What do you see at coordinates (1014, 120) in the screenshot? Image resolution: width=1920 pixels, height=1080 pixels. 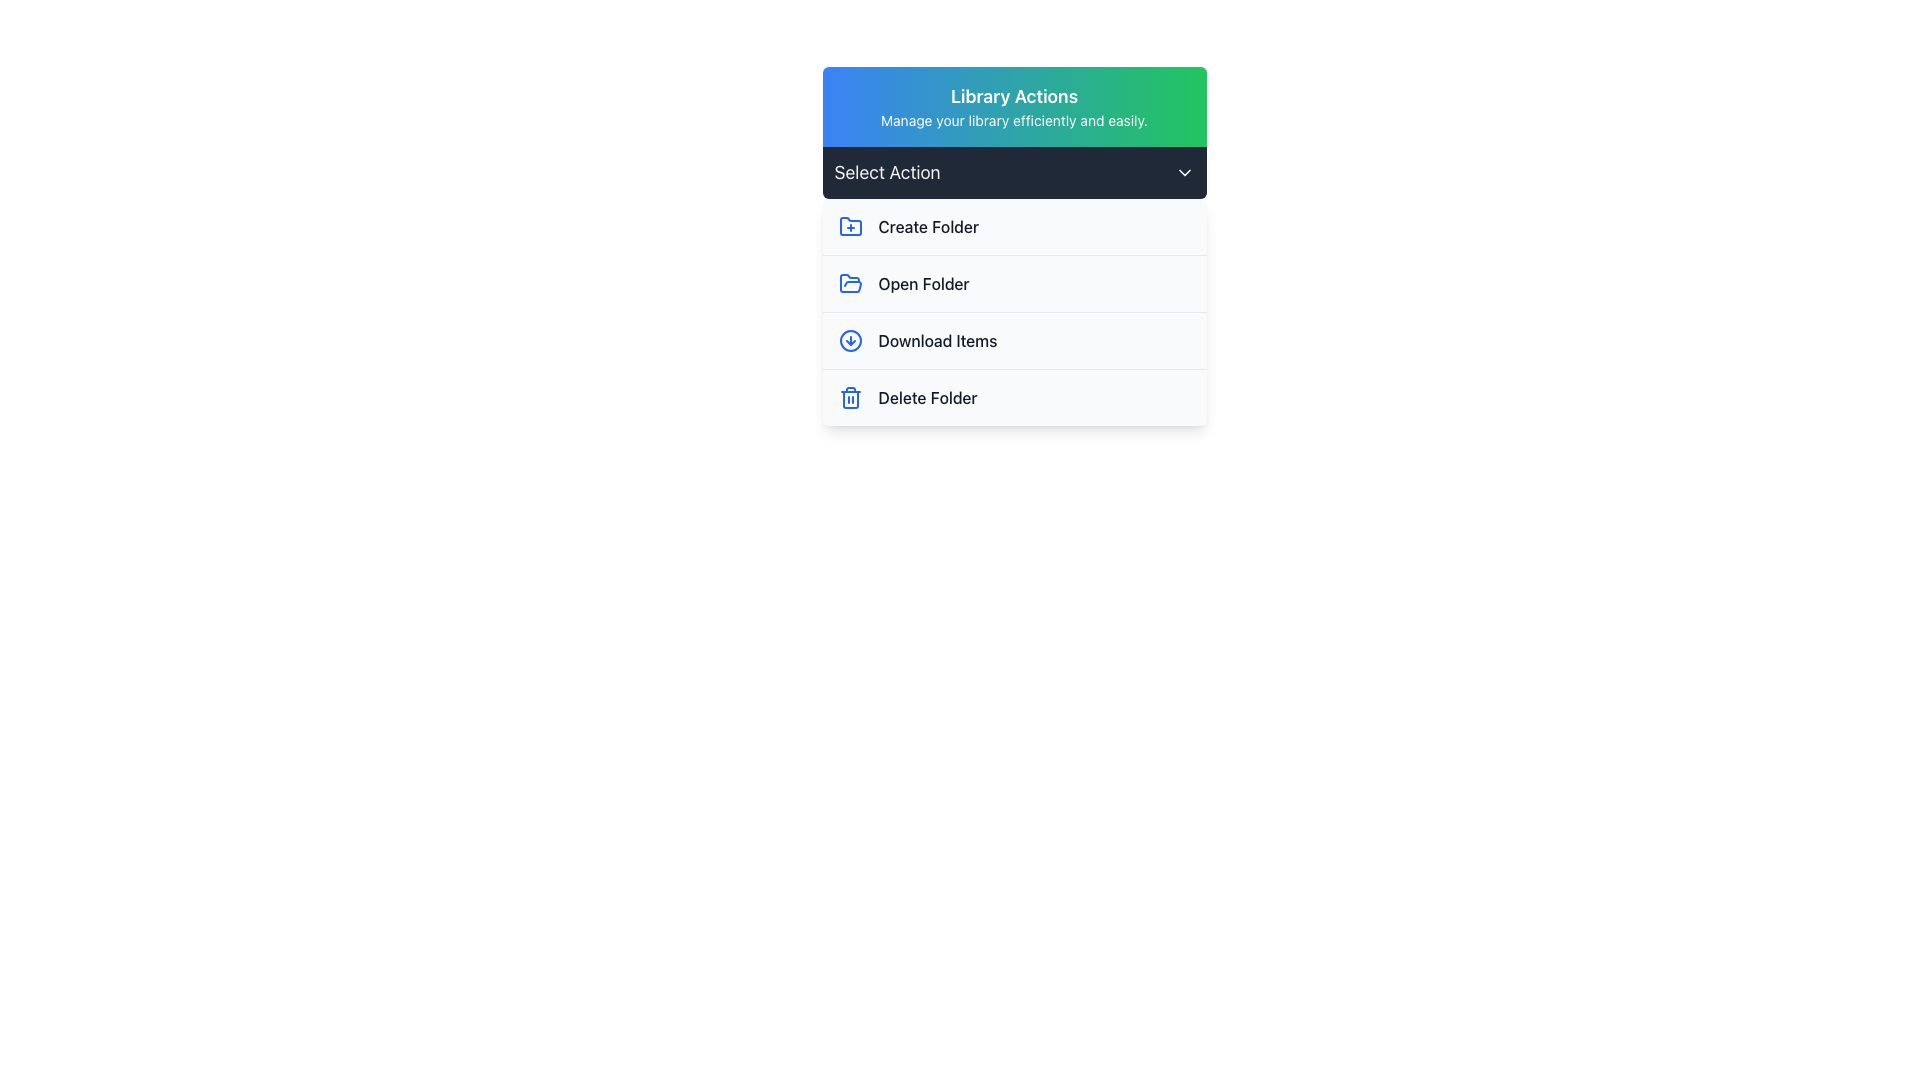 I see `the non-interactive text label providing a description of 'Library Actions', which is positioned below the title and serves as static informational content` at bounding box center [1014, 120].